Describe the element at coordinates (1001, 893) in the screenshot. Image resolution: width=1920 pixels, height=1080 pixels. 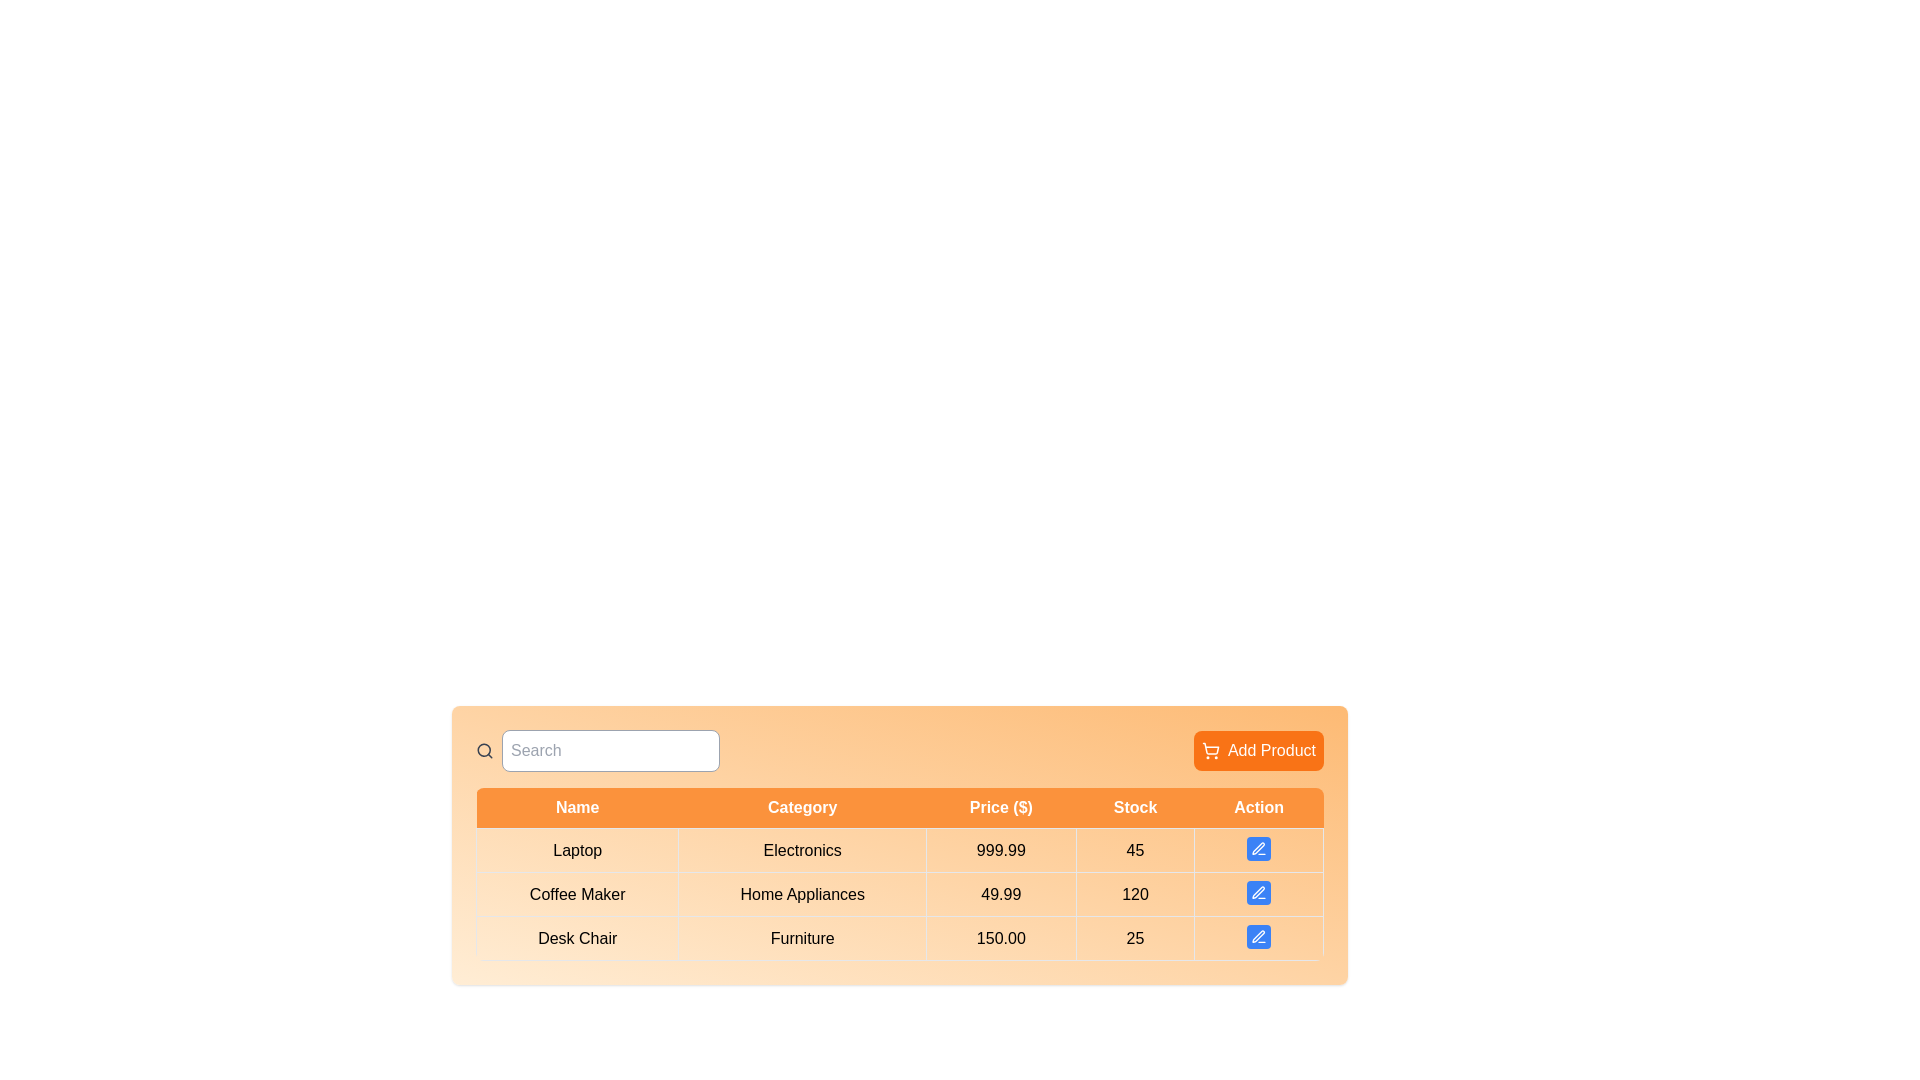
I see `price displayed in the Text Display element for the 'Coffee Maker' product, located in the second row of the table under the 'Price ($)' column` at that location.